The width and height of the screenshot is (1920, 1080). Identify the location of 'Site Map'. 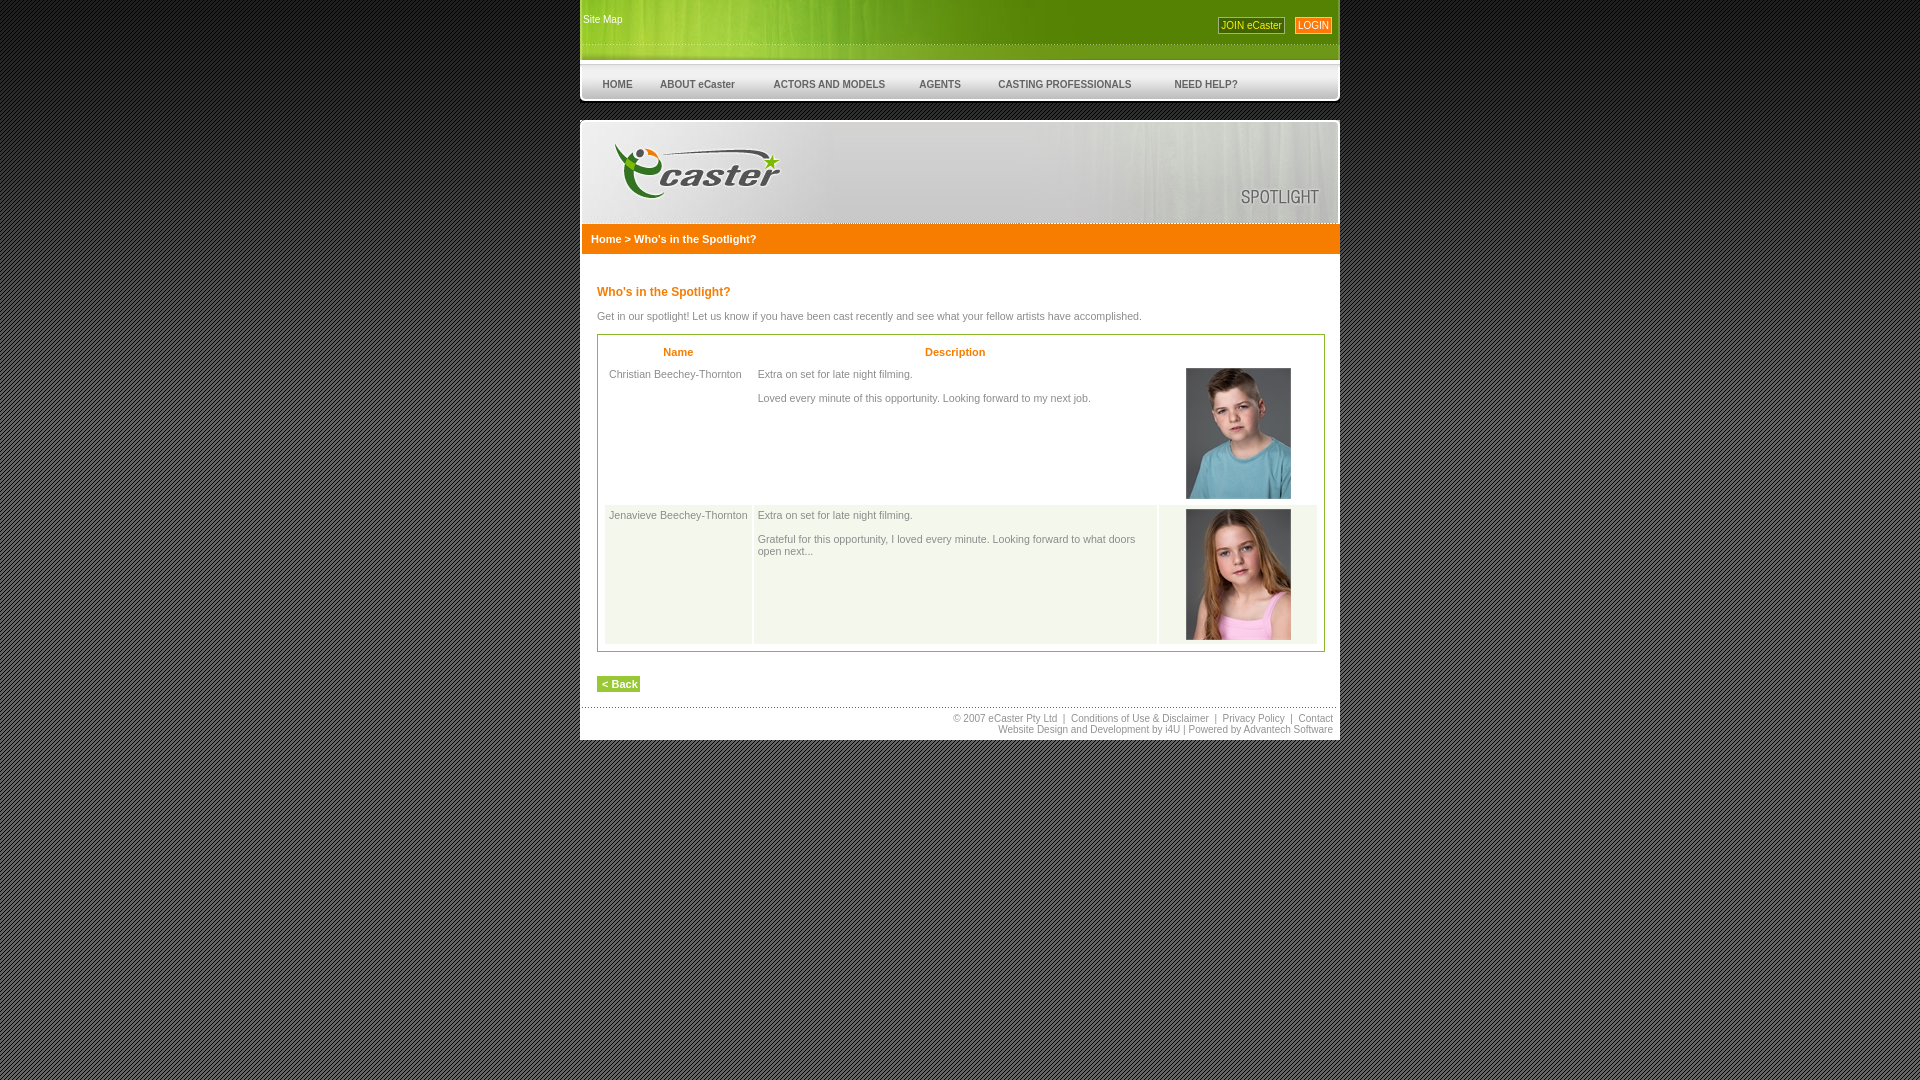
(601, 19).